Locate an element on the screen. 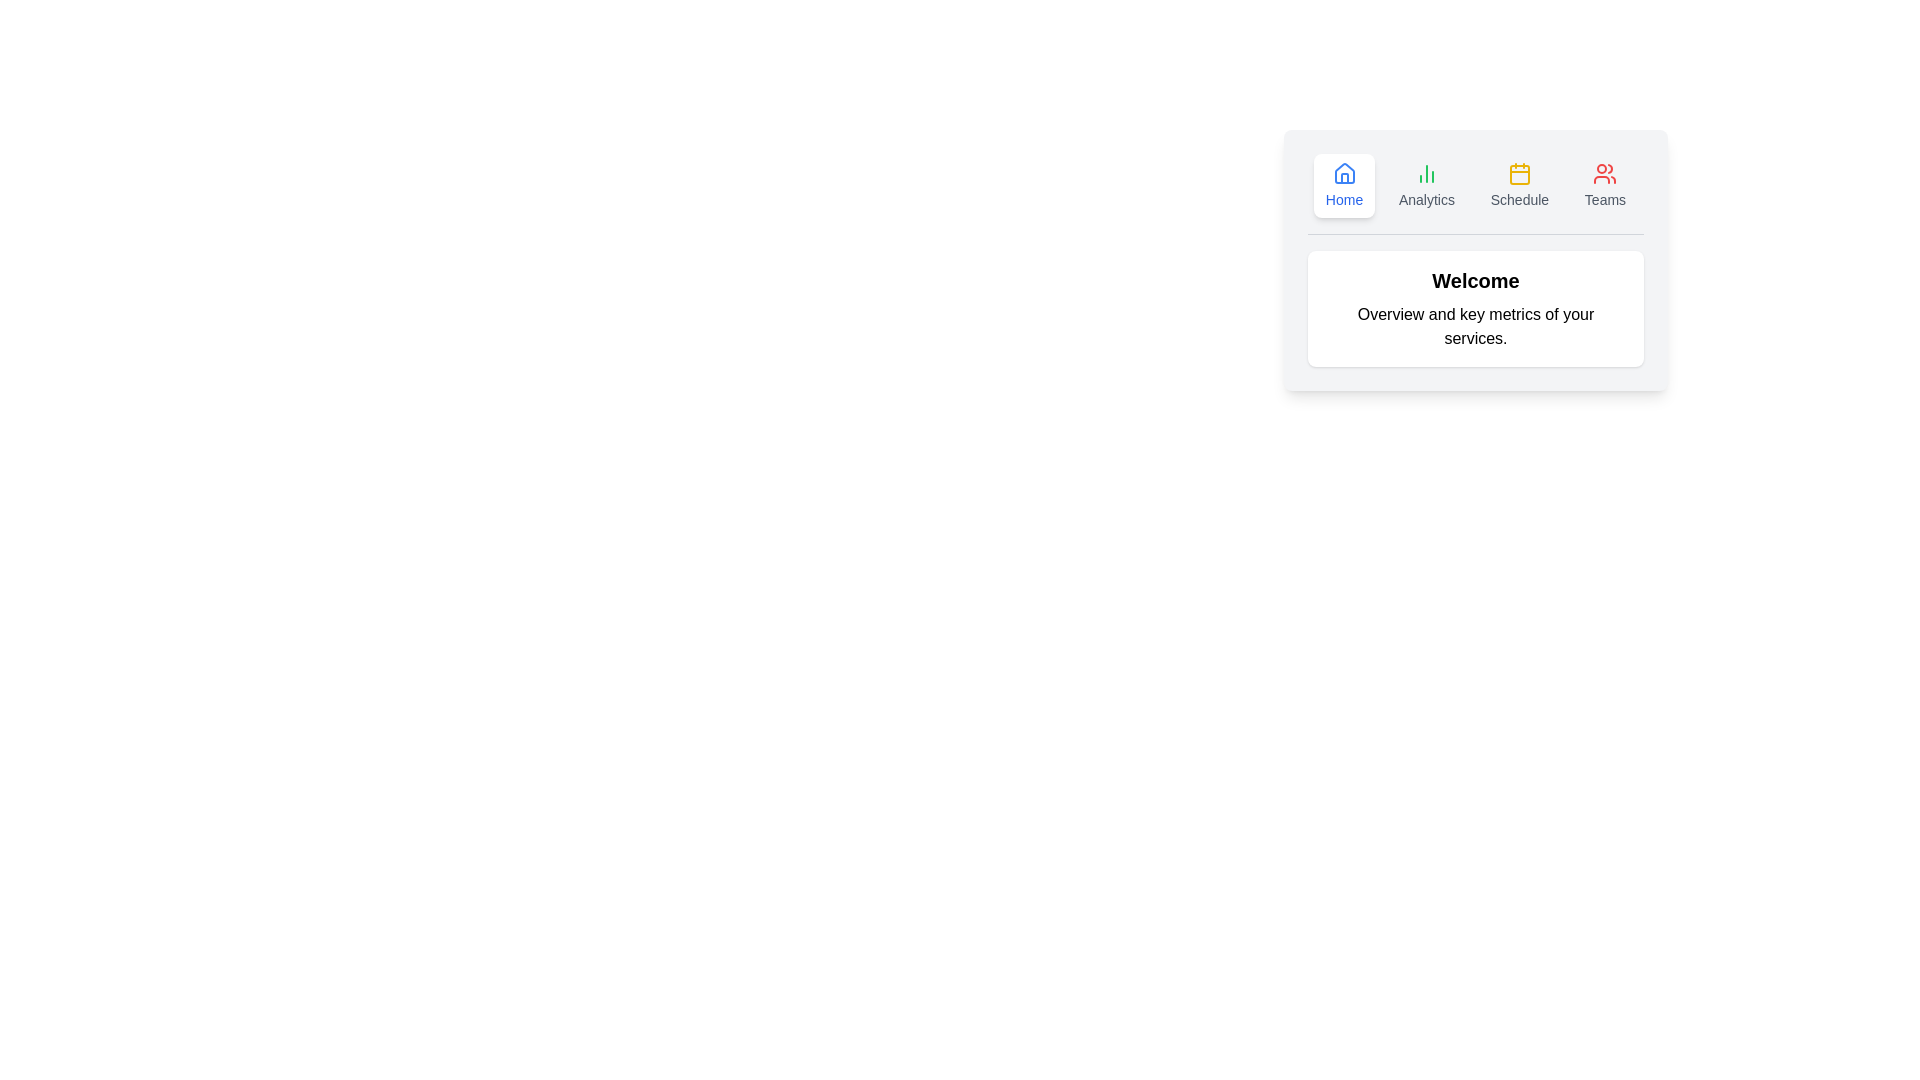 Image resolution: width=1920 pixels, height=1080 pixels. the green vertical bar chart icon located within the 'Analytics' menu item, which is the second item in a horizontal navigation menu is located at coordinates (1425, 172).